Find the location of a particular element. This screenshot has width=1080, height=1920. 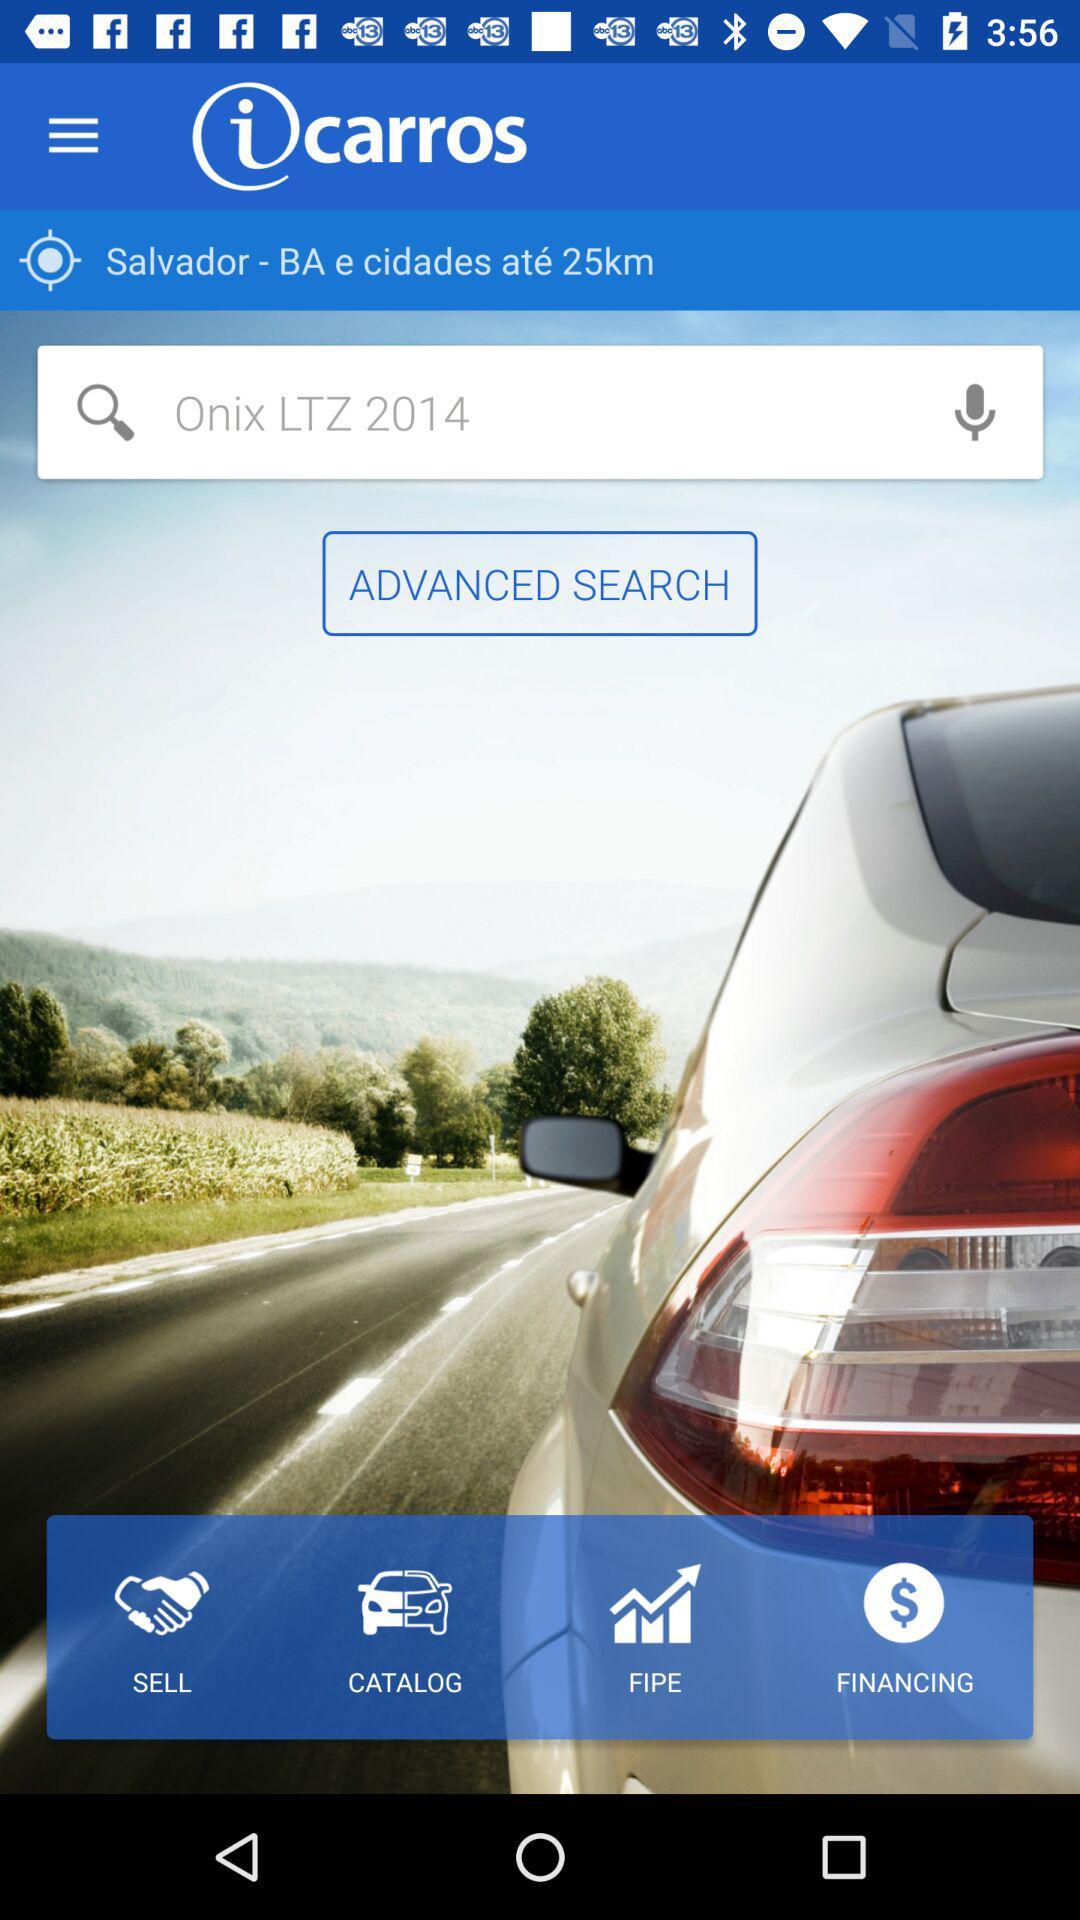

the item next to the sell is located at coordinates (405, 1627).